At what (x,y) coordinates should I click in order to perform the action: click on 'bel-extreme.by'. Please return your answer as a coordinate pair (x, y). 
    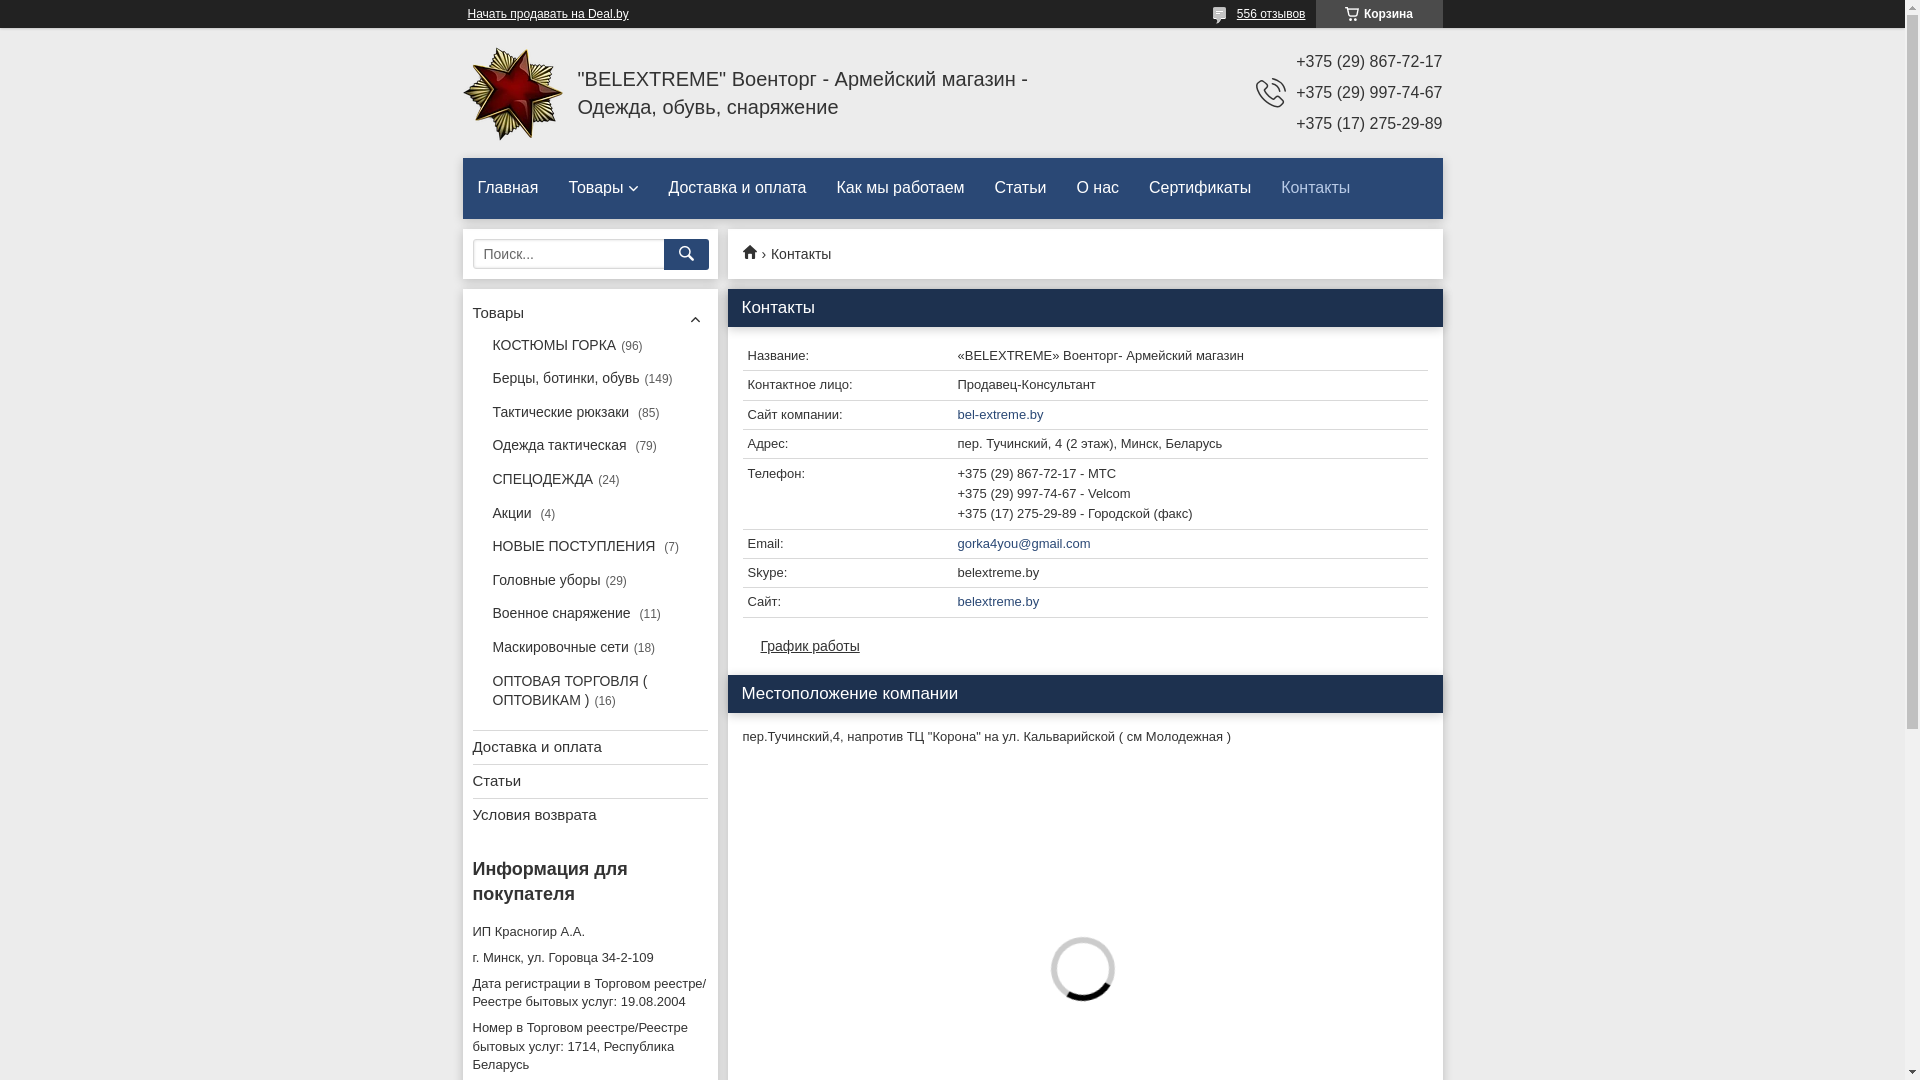
    Looking at the image, I should click on (1083, 414).